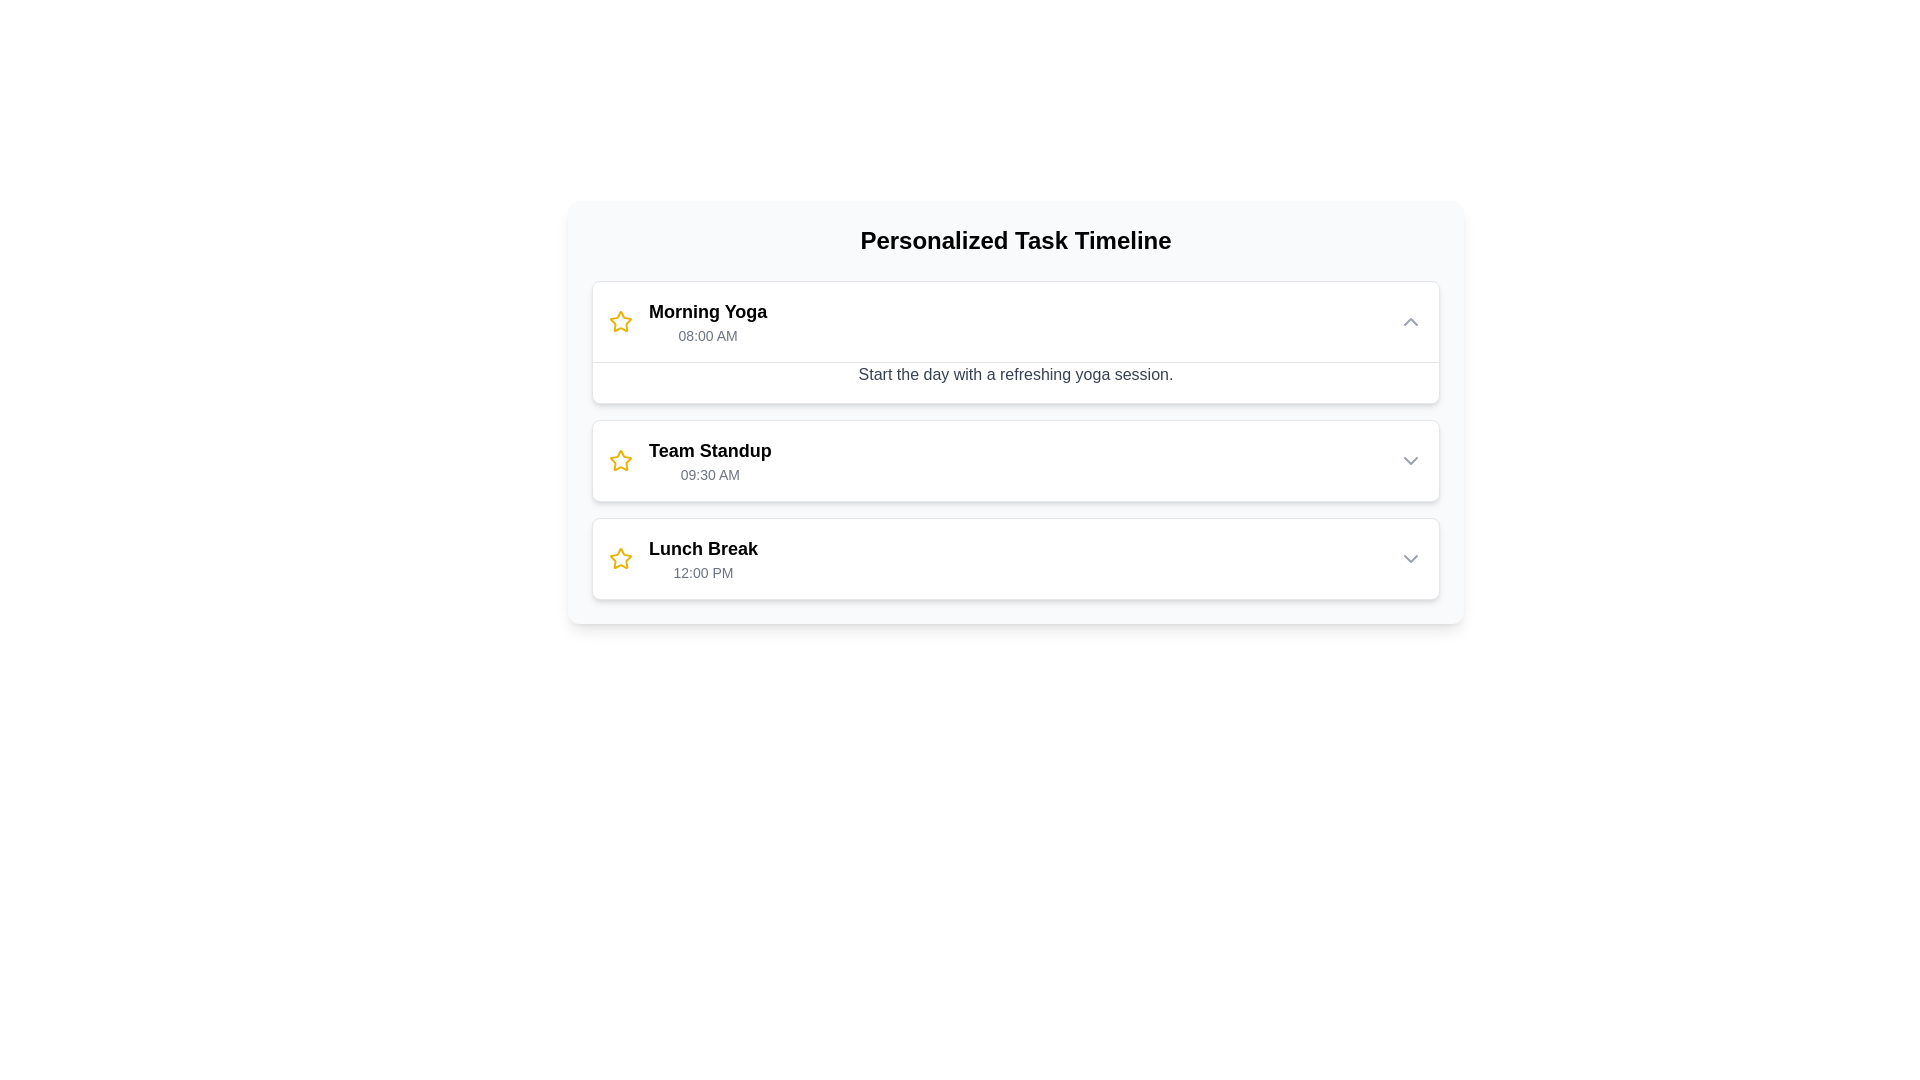  Describe the element at coordinates (619, 559) in the screenshot. I see `the star-shaped icon with a yellow border located to the left of the 'Lunch Break' text in the task list interface` at that location.